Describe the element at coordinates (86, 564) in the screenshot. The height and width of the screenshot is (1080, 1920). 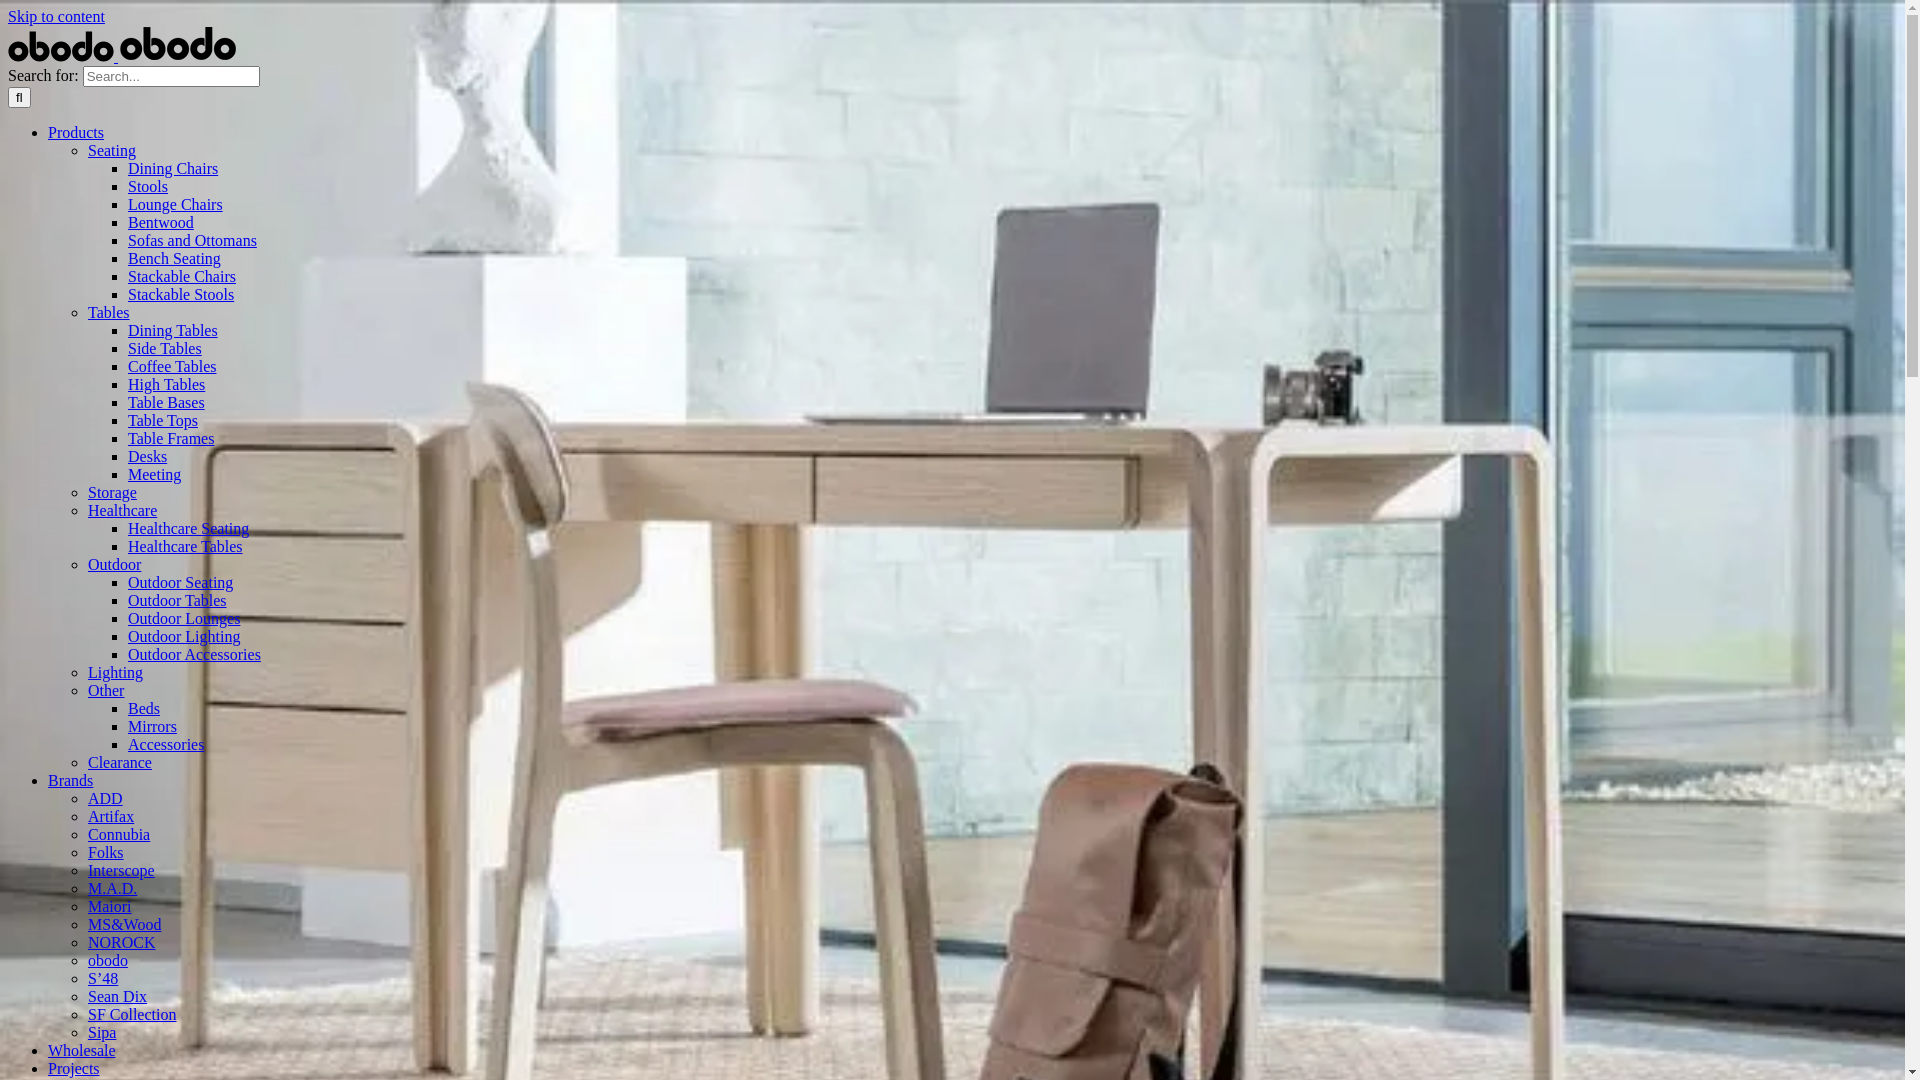
I see `'Outdoor'` at that location.